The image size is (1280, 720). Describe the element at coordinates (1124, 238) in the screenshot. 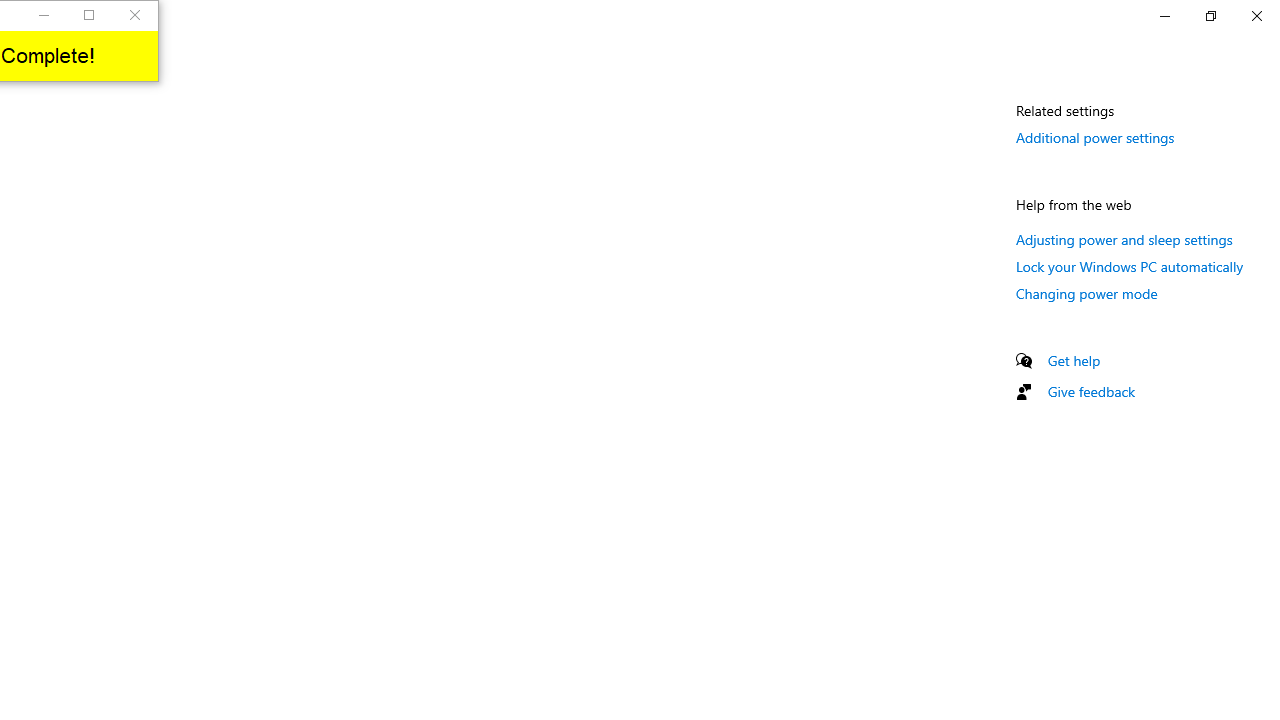

I see `'Adjusting power and sleep settings'` at that location.